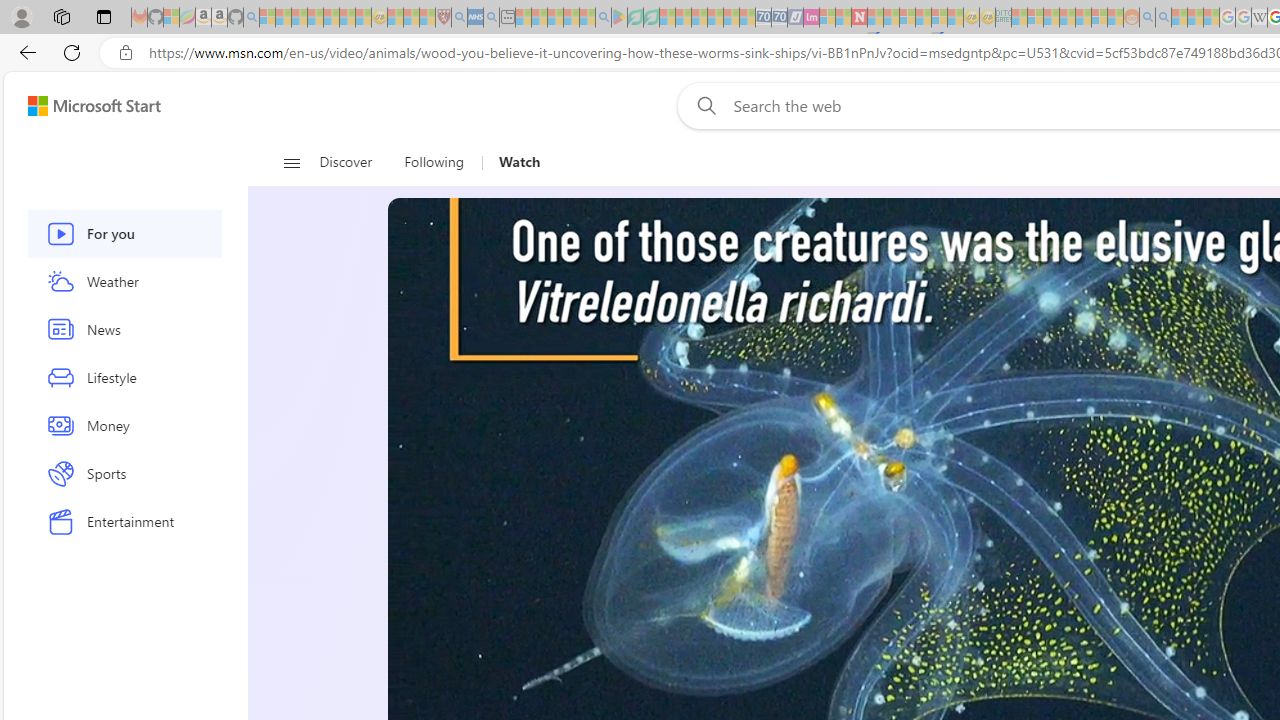  What do you see at coordinates (890, 17) in the screenshot?
I see `'14 Common Myths Debunked By Scientific Facts - Sleeping'` at bounding box center [890, 17].